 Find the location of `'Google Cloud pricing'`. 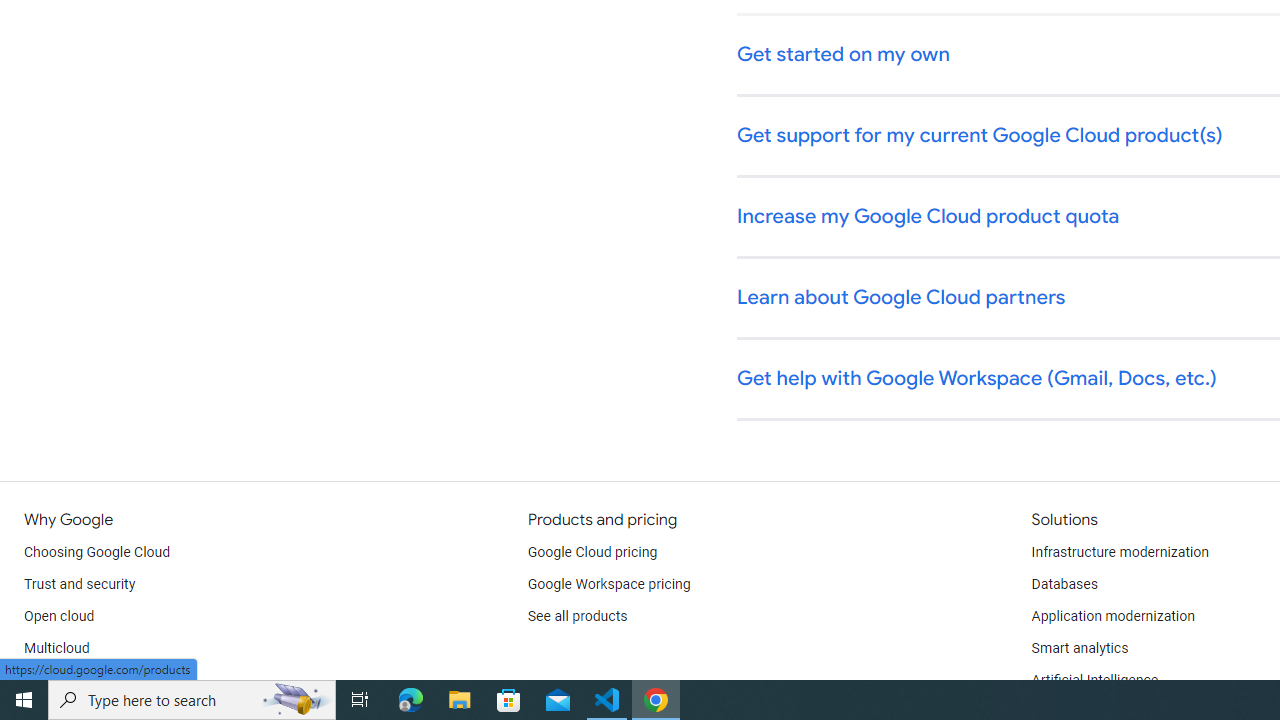

'Google Cloud pricing' is located at coordinates (591, 552).